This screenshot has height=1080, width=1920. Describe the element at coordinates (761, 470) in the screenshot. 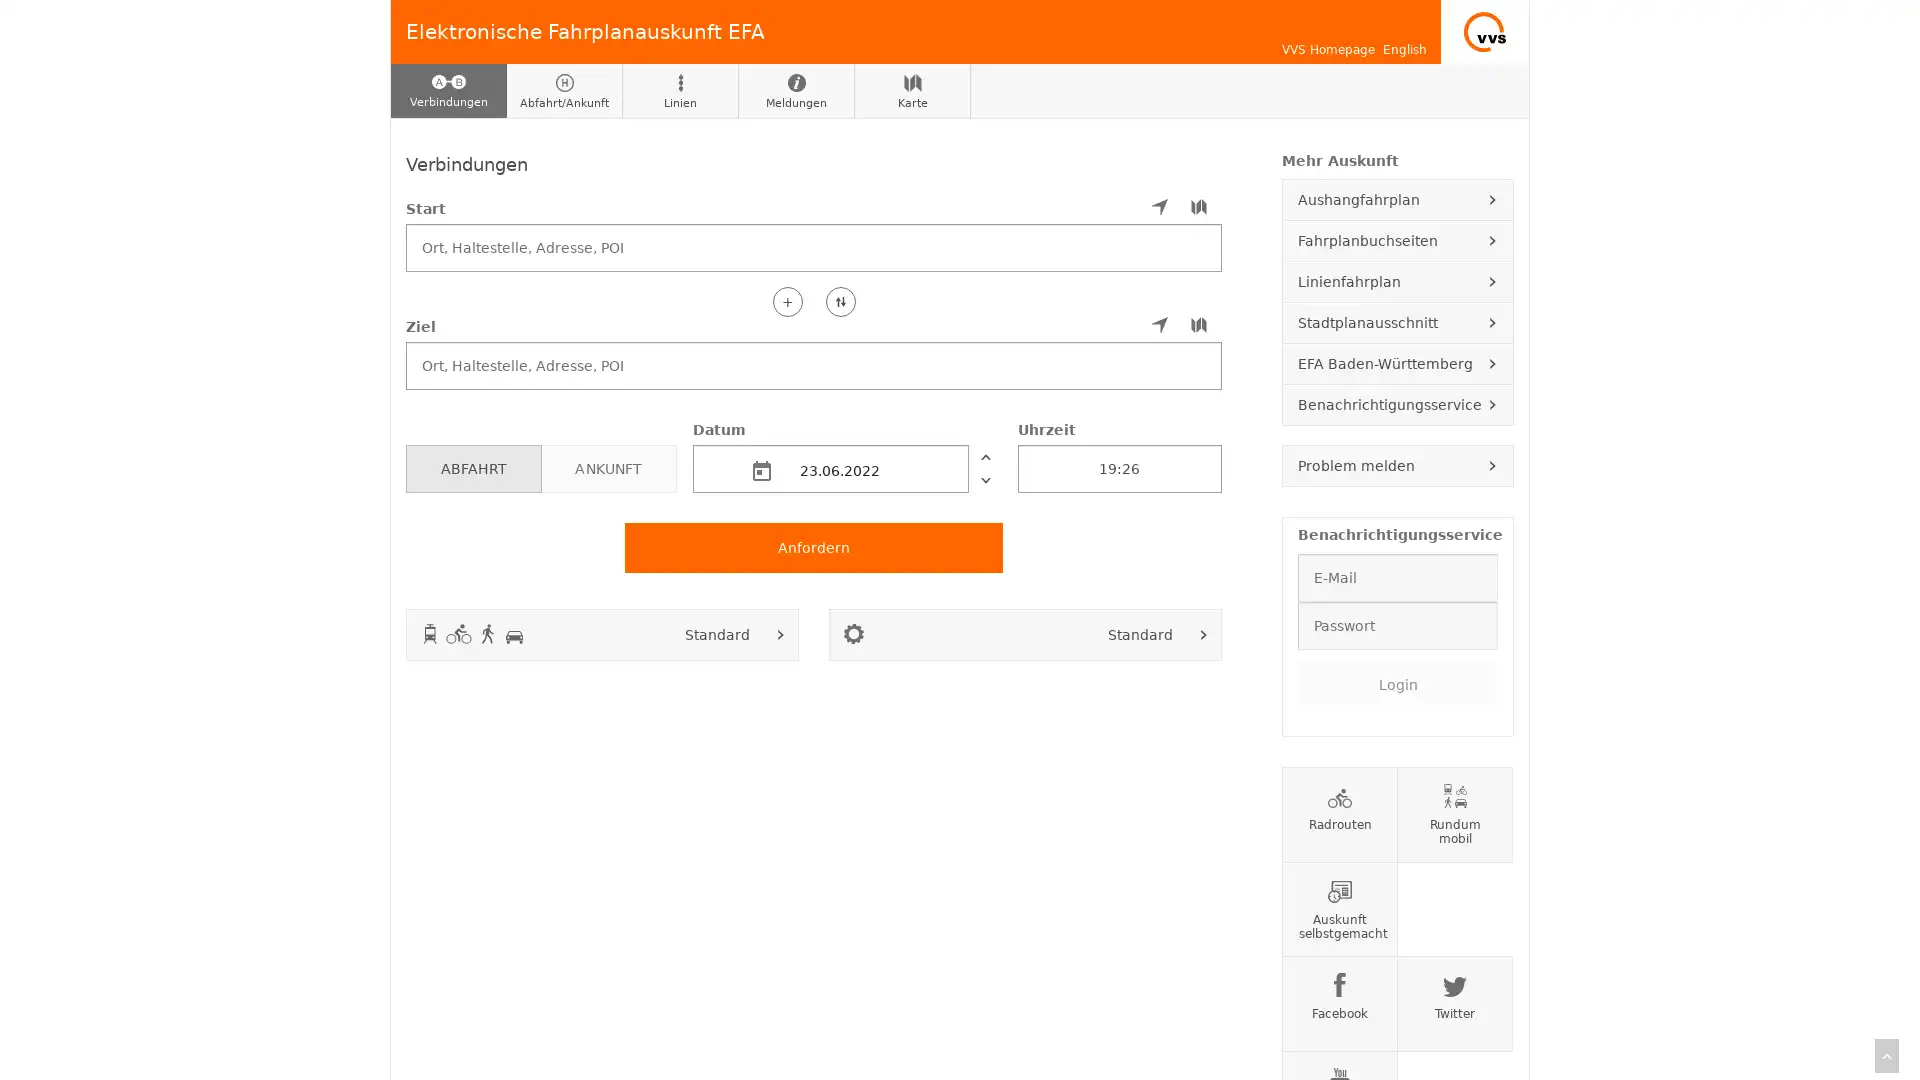

I see `md-calendar` at that location.